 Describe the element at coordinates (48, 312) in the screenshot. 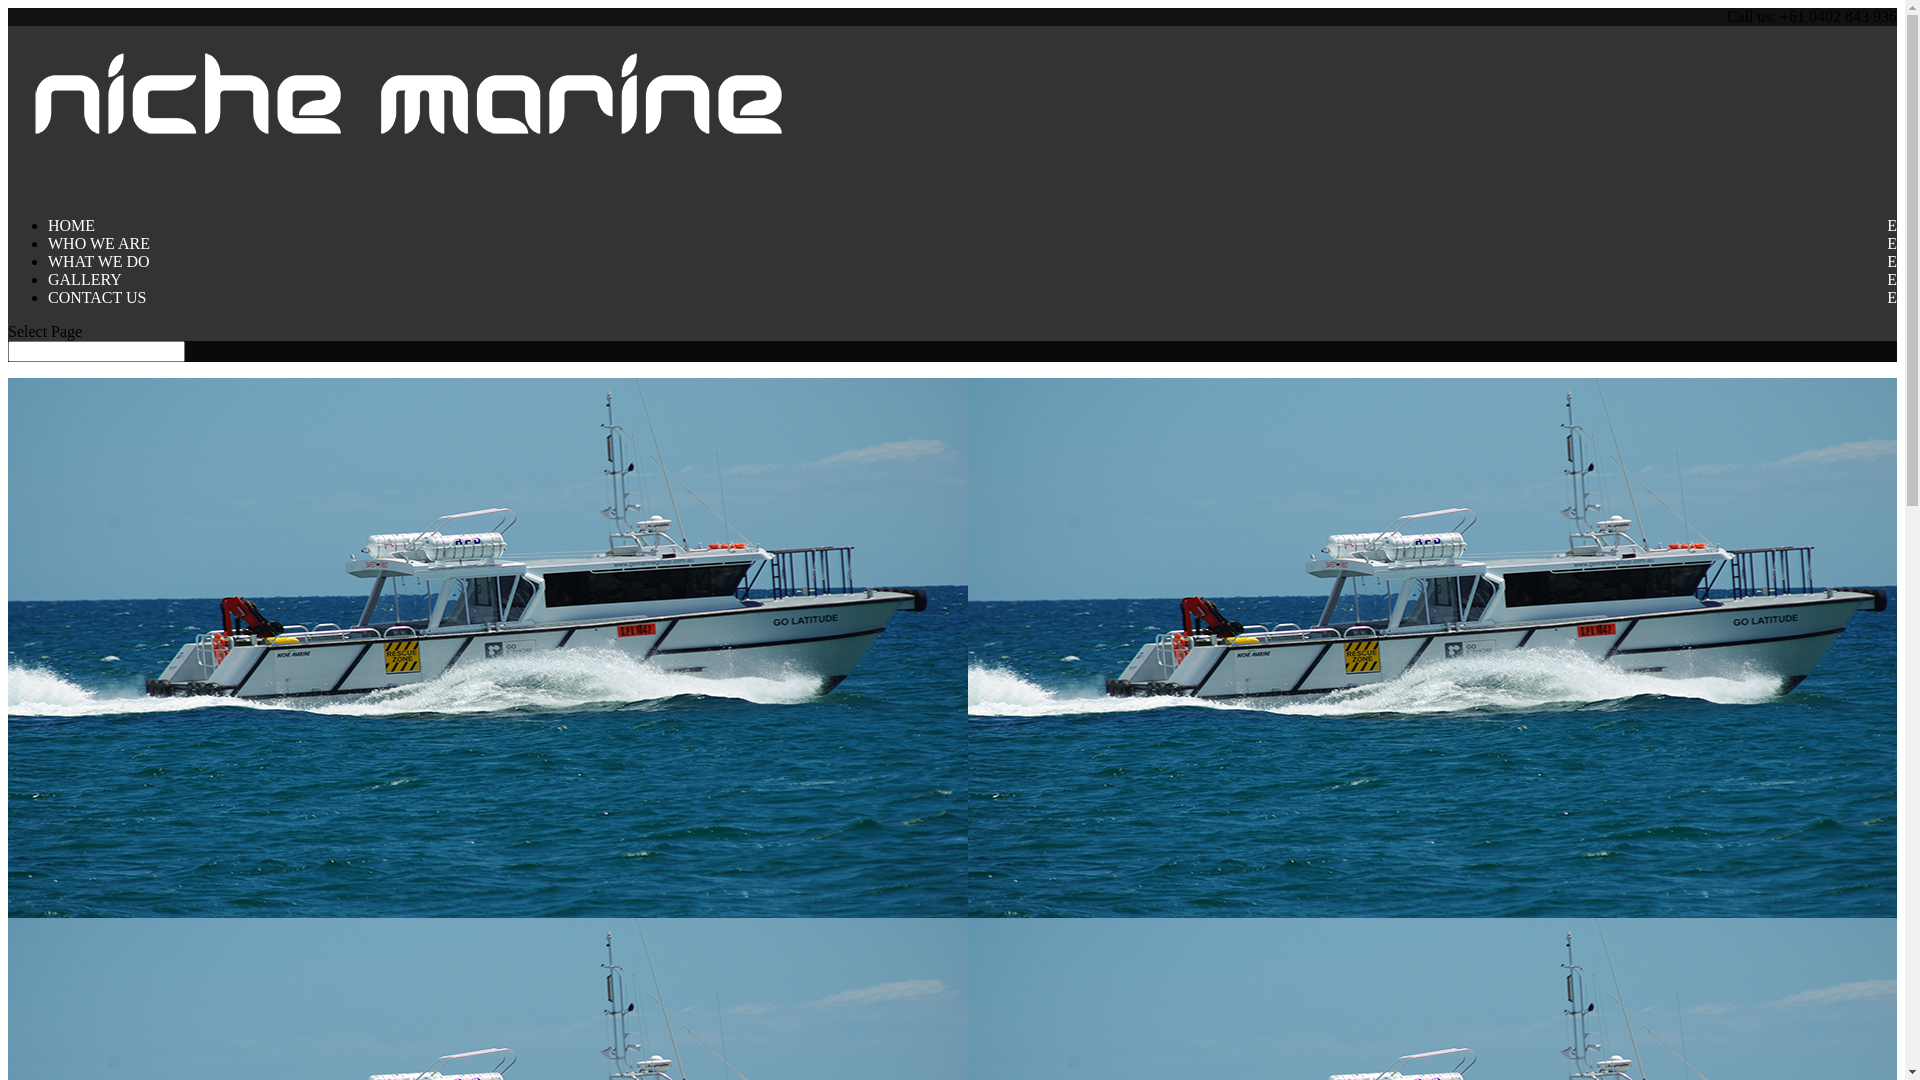

I see `'CONTACT US'` at that location.